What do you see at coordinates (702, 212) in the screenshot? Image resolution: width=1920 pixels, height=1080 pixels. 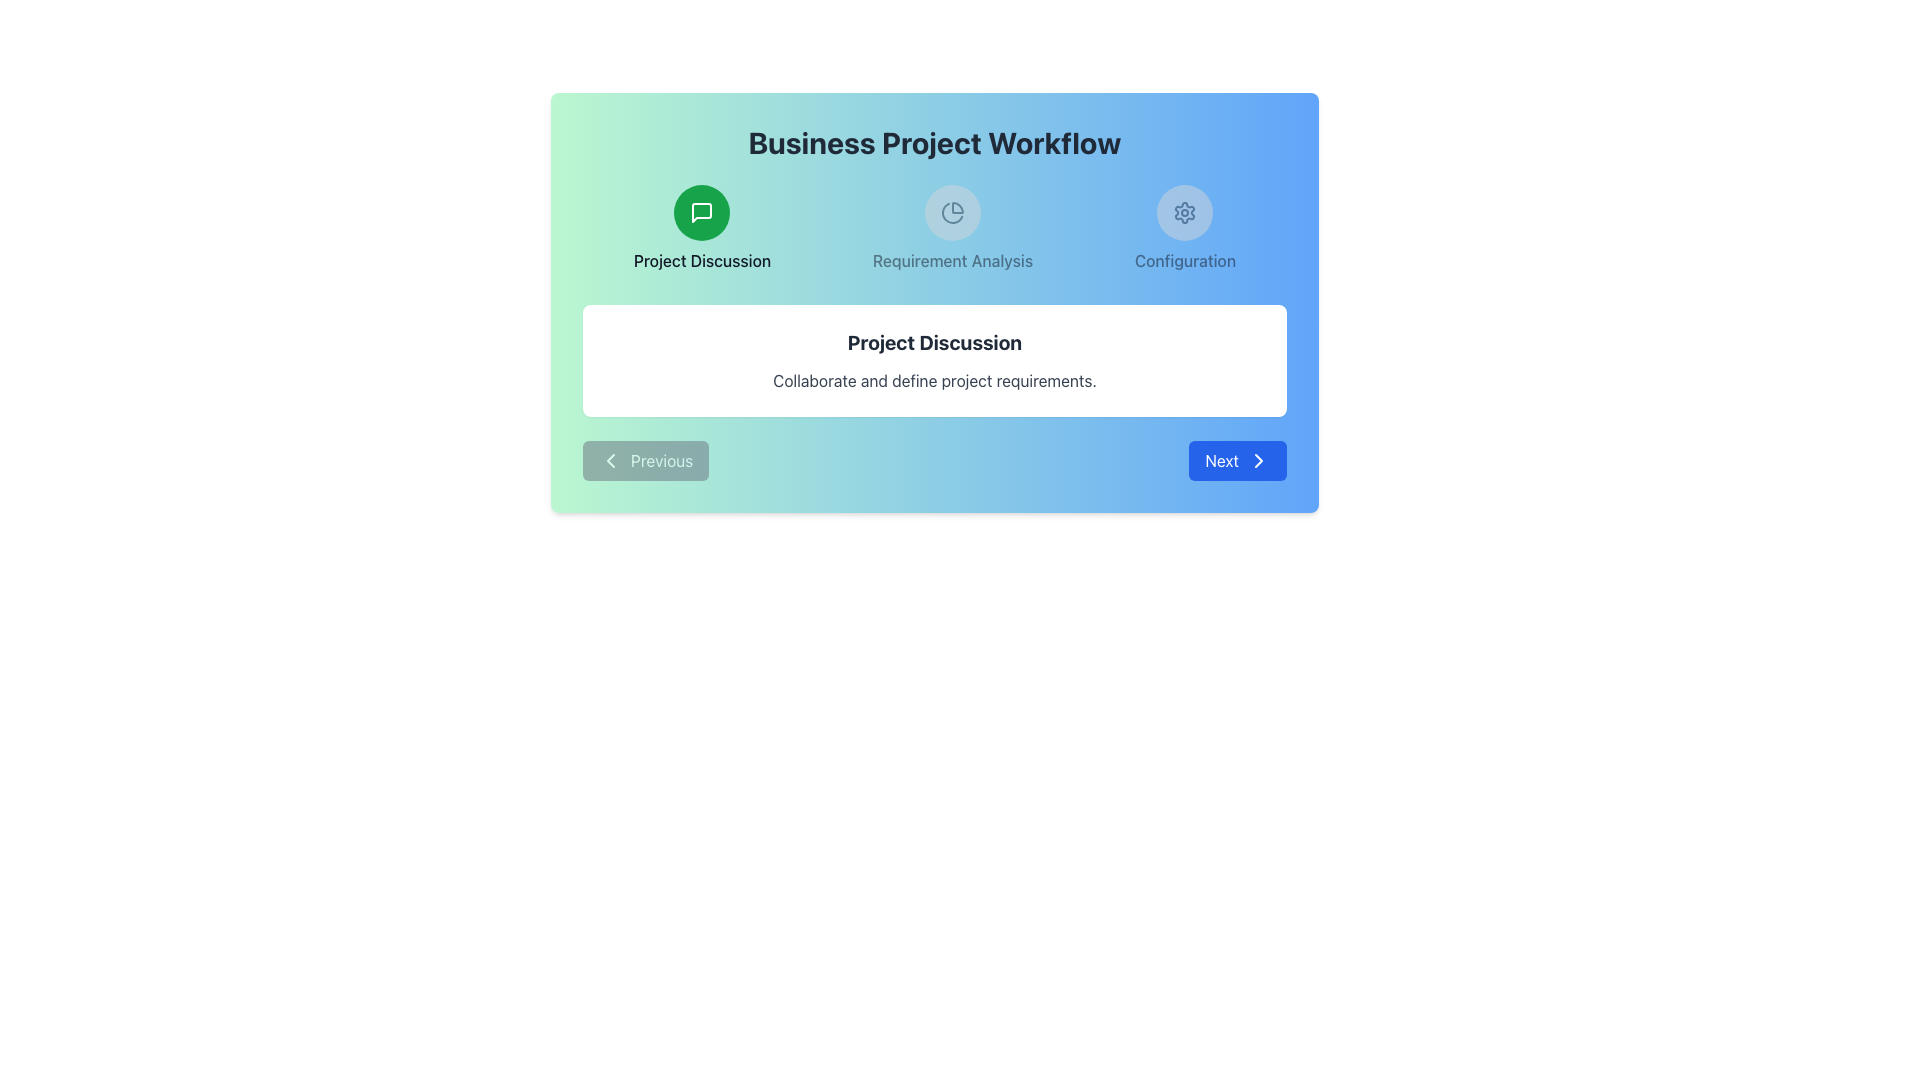 I see `the green circular icon representing the 'Project Discussion' stage of the workflow, located at the top section of the interface` at bounding box center [702, 212].